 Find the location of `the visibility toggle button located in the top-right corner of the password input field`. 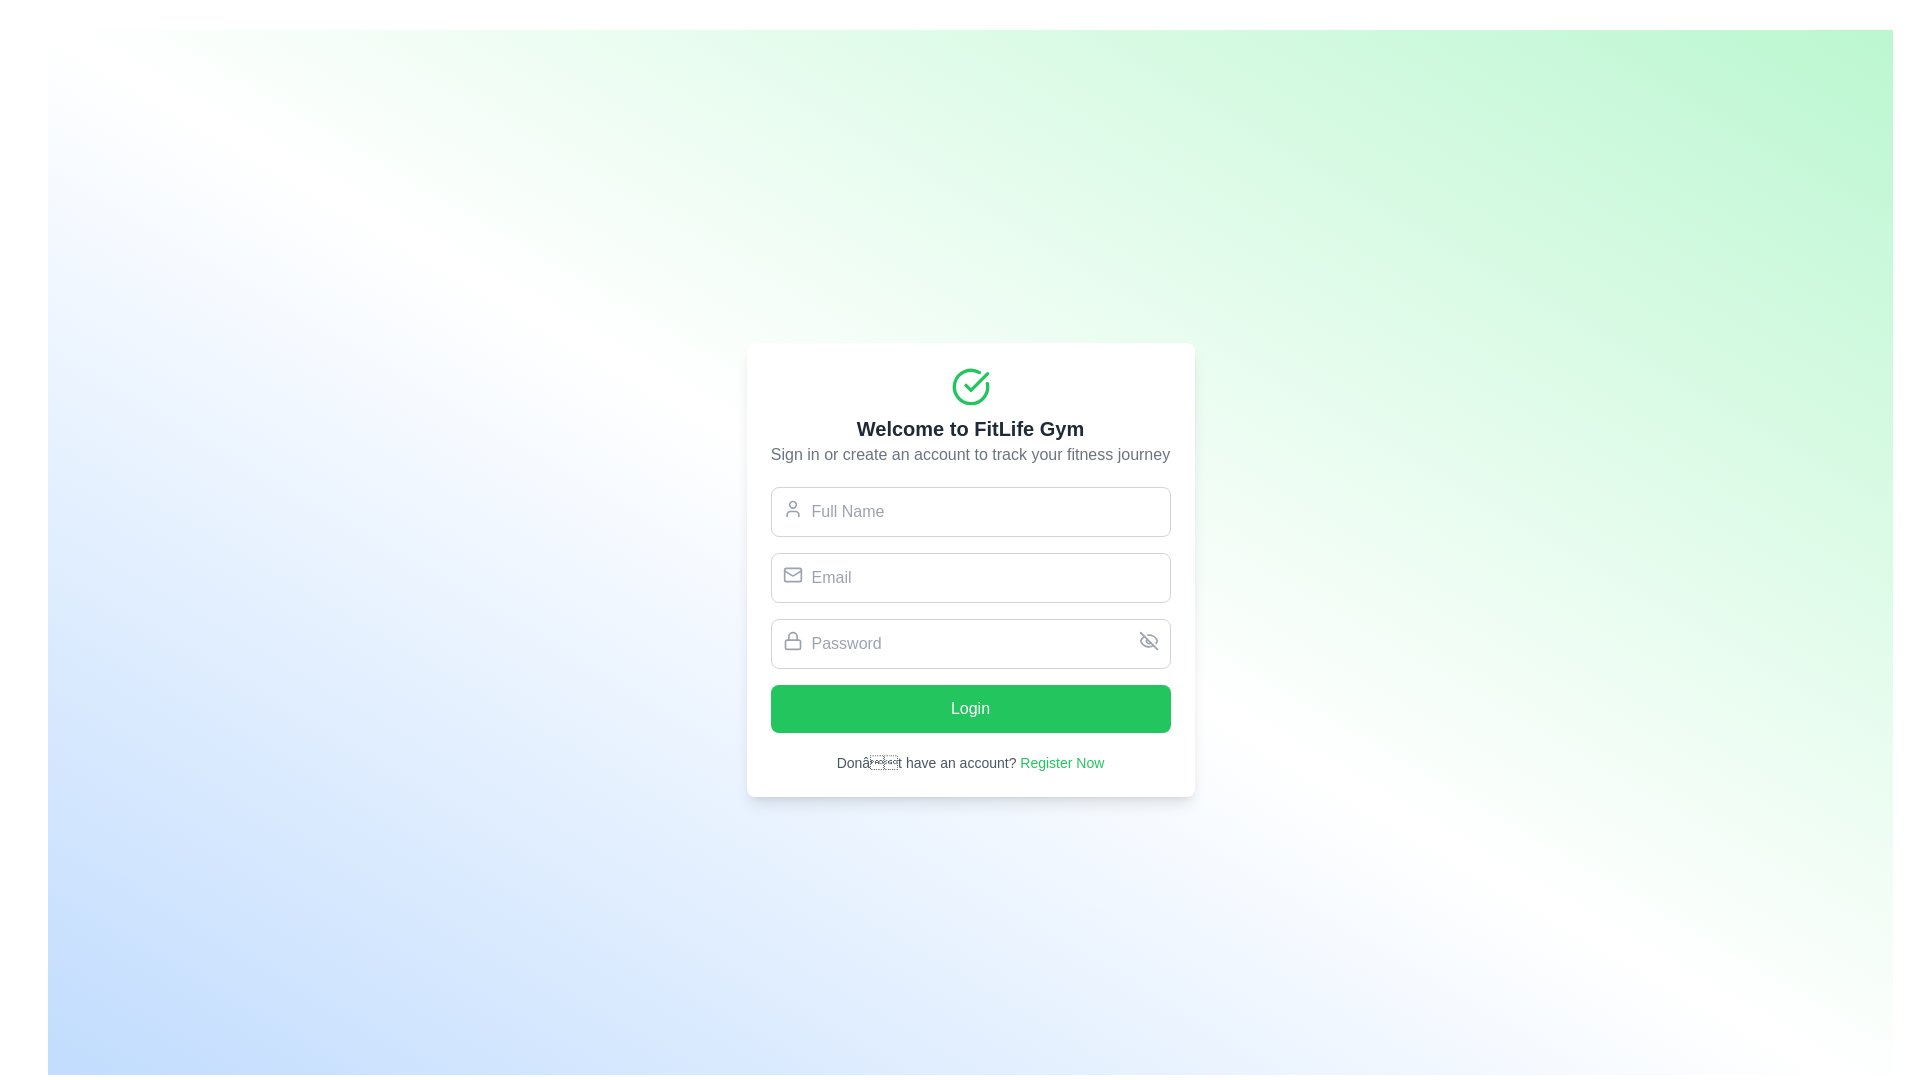

the visibility toggle button located in the top-right corner of the password input field is located at coordinates (1148, 640).